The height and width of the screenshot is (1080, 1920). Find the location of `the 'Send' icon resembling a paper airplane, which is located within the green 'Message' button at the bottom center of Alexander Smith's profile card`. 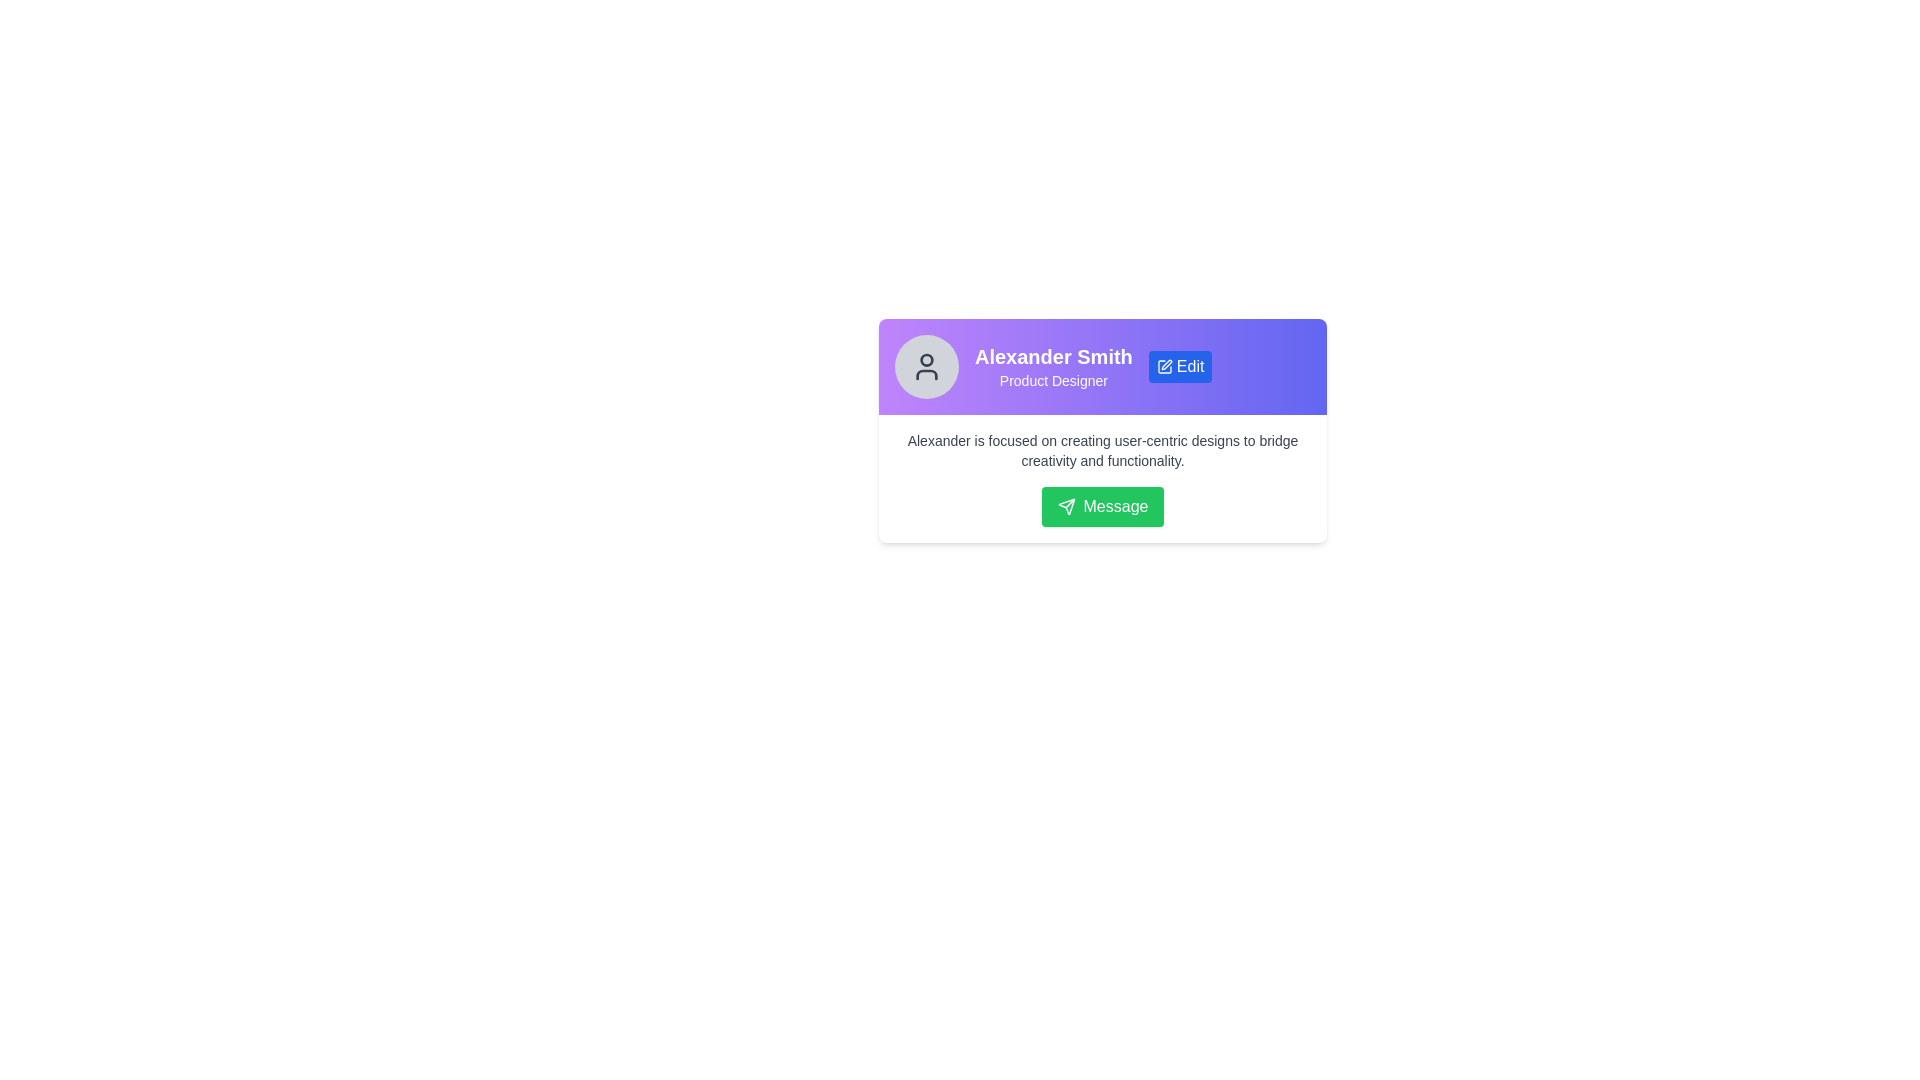

the 'Send' icon resembling a paper airplane, which is located within the green 'Message' button at the bottom center of Alexander Smith's profile card is located at coordinates (1065, 505).